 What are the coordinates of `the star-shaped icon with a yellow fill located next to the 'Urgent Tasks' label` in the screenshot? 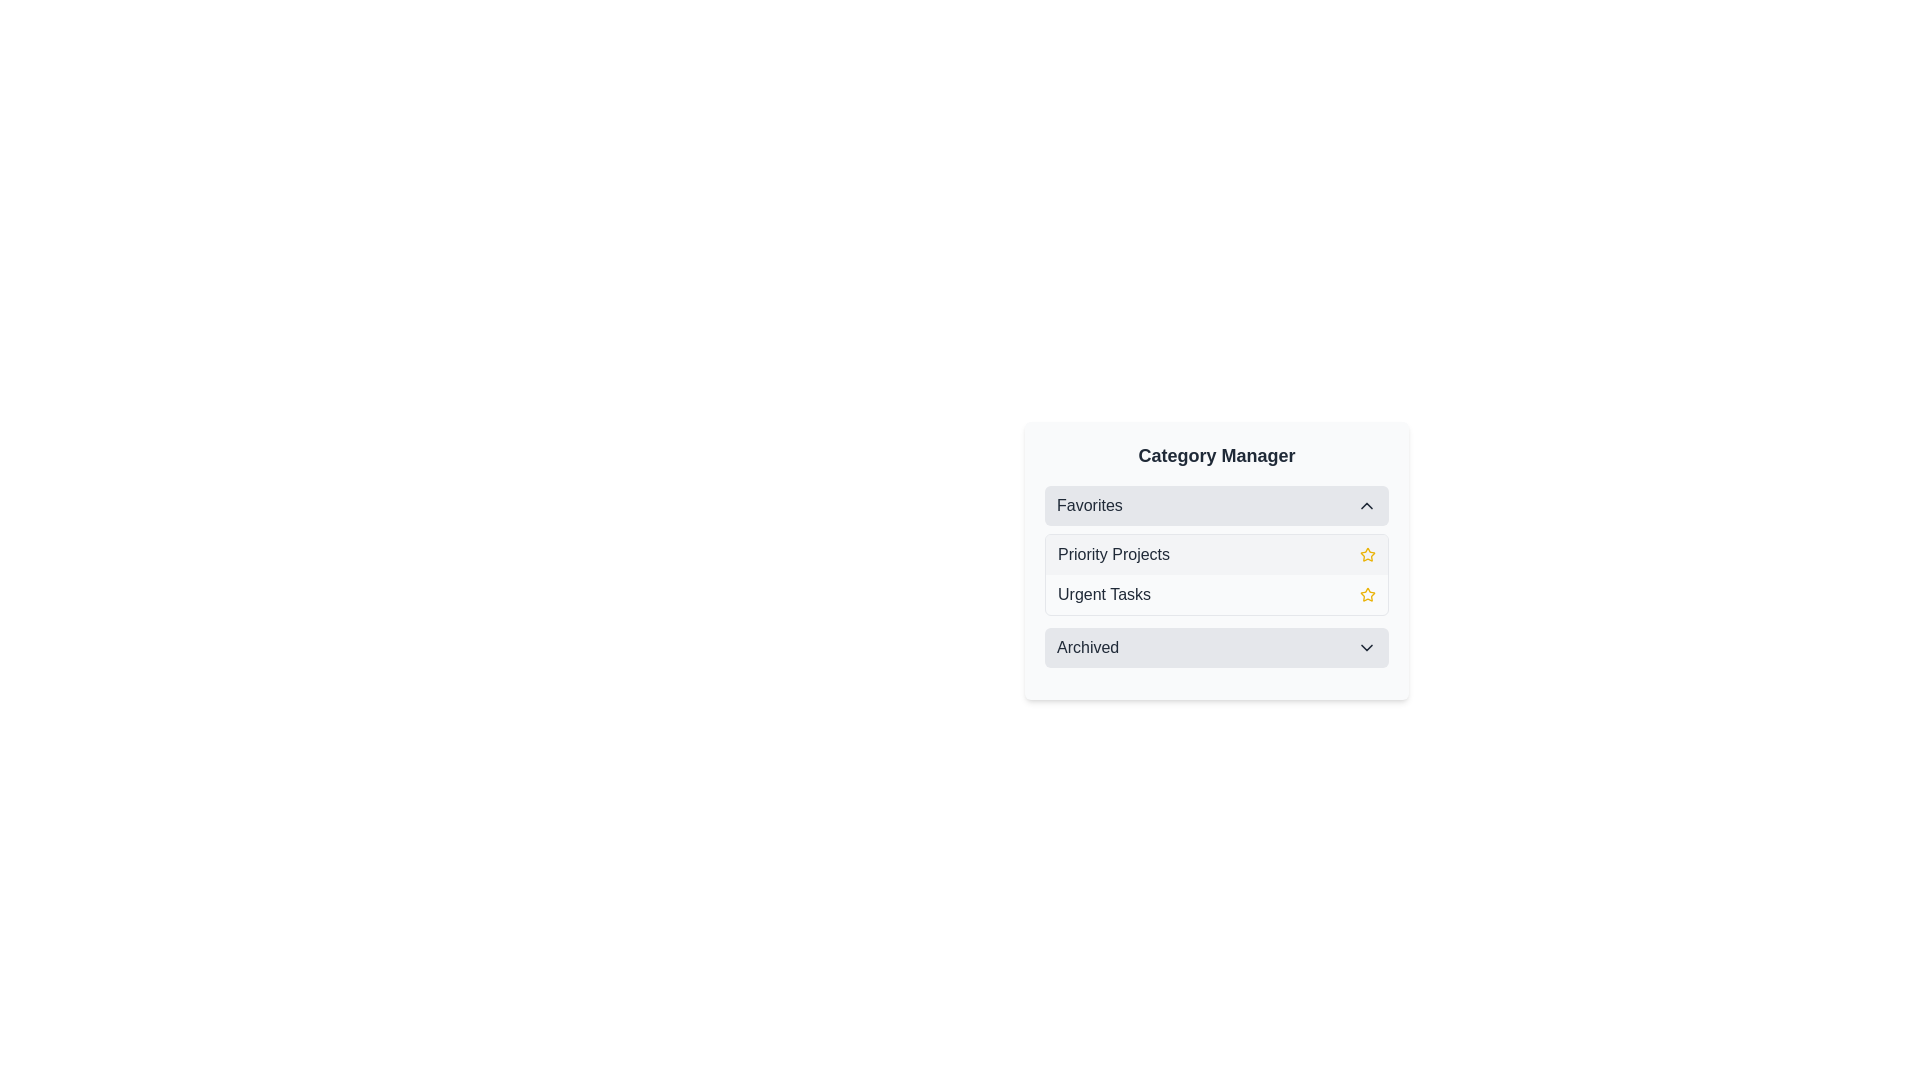 It's located at (1367, 554).